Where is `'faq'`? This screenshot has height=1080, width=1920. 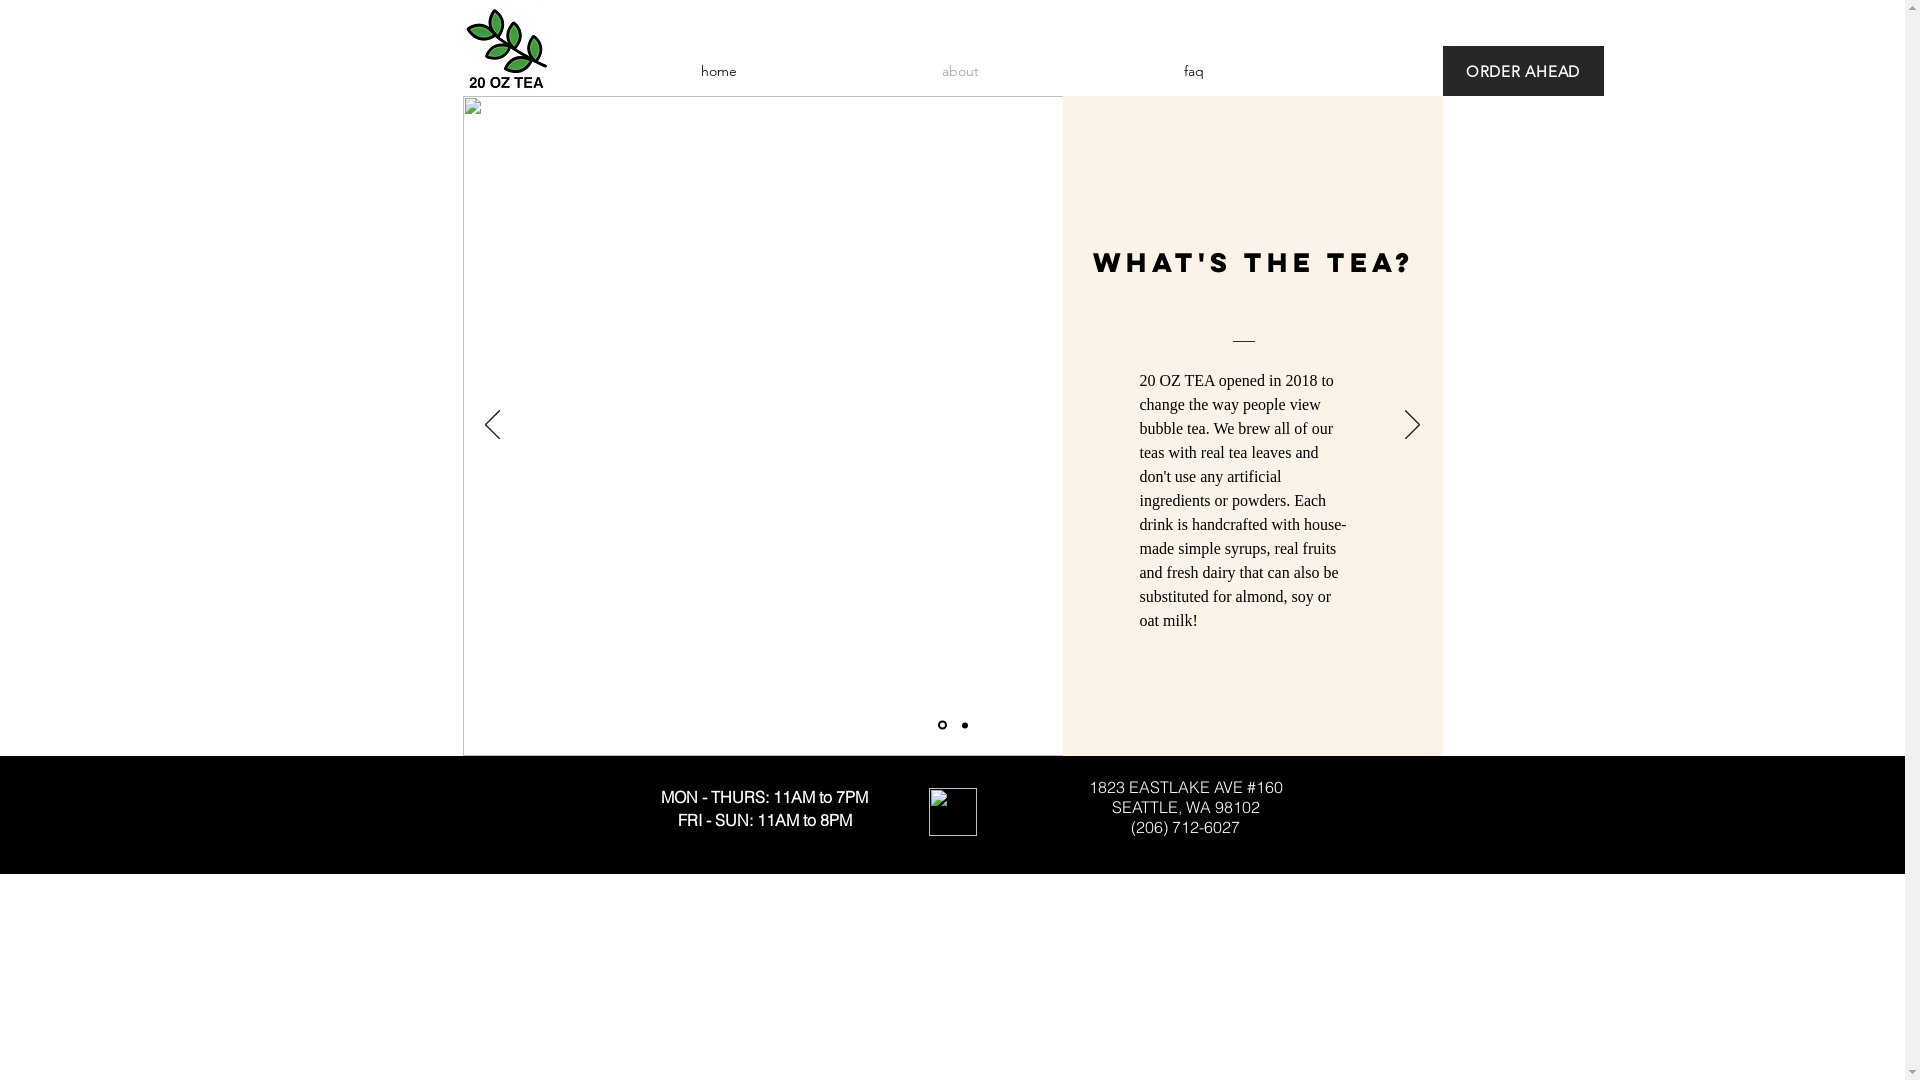
'faq' is located at coordinates (1080, 69).